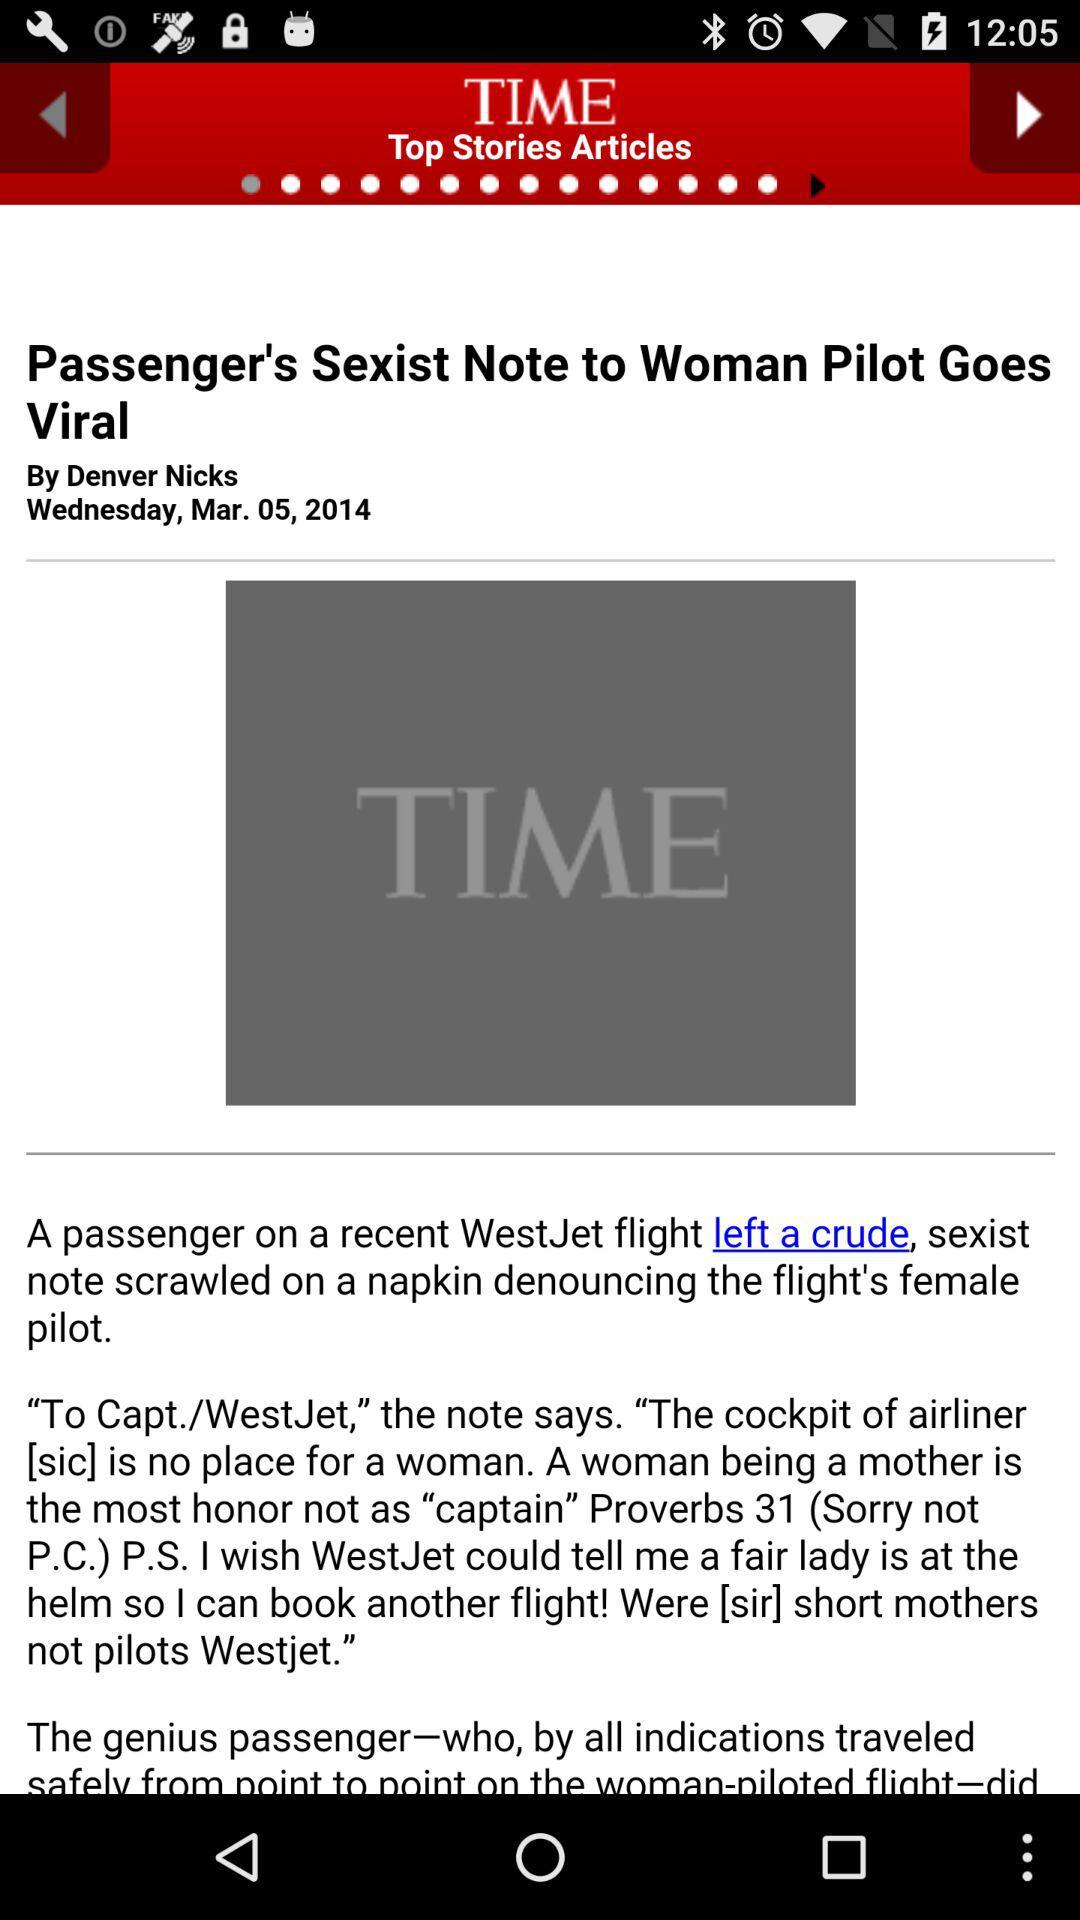 The width and height of the screenshot is (1080, 1920). What do you see at coordinates (540, 1064) in the screenshot?
I see `advertisement` at bounding box center [540, 1064].